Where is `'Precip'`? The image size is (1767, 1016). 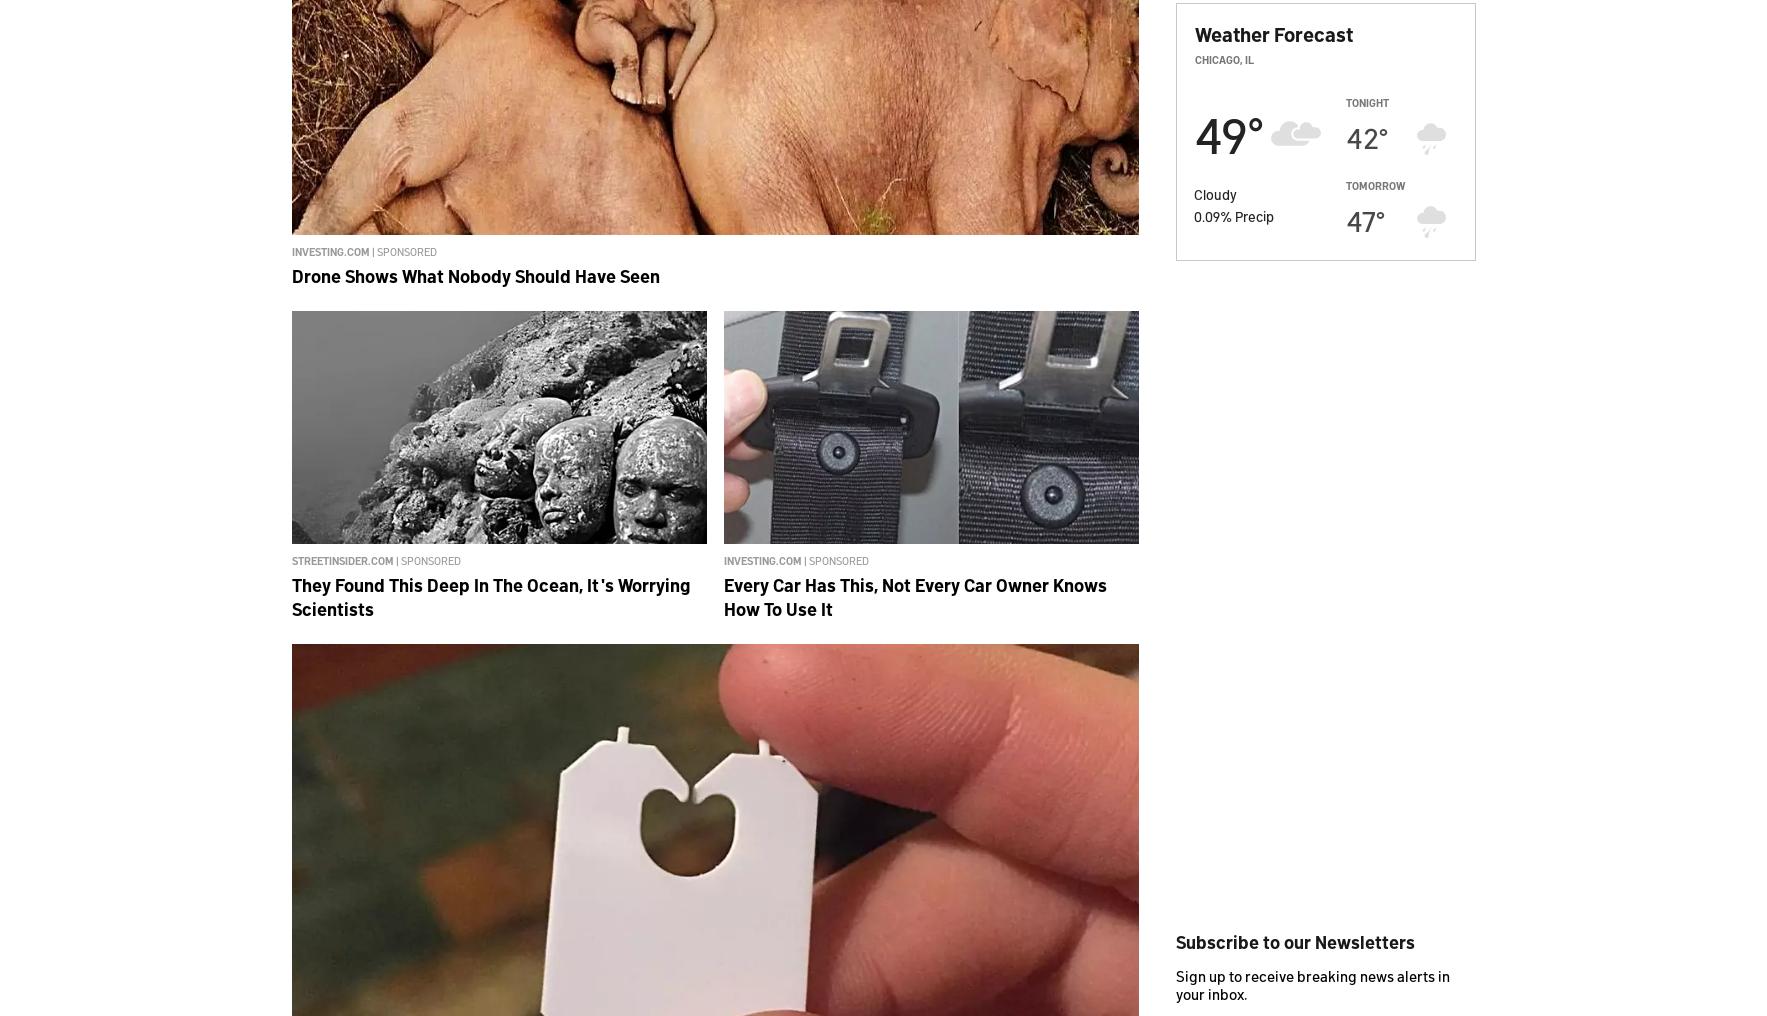
'Precip' is located at coordinates (1233, 216).